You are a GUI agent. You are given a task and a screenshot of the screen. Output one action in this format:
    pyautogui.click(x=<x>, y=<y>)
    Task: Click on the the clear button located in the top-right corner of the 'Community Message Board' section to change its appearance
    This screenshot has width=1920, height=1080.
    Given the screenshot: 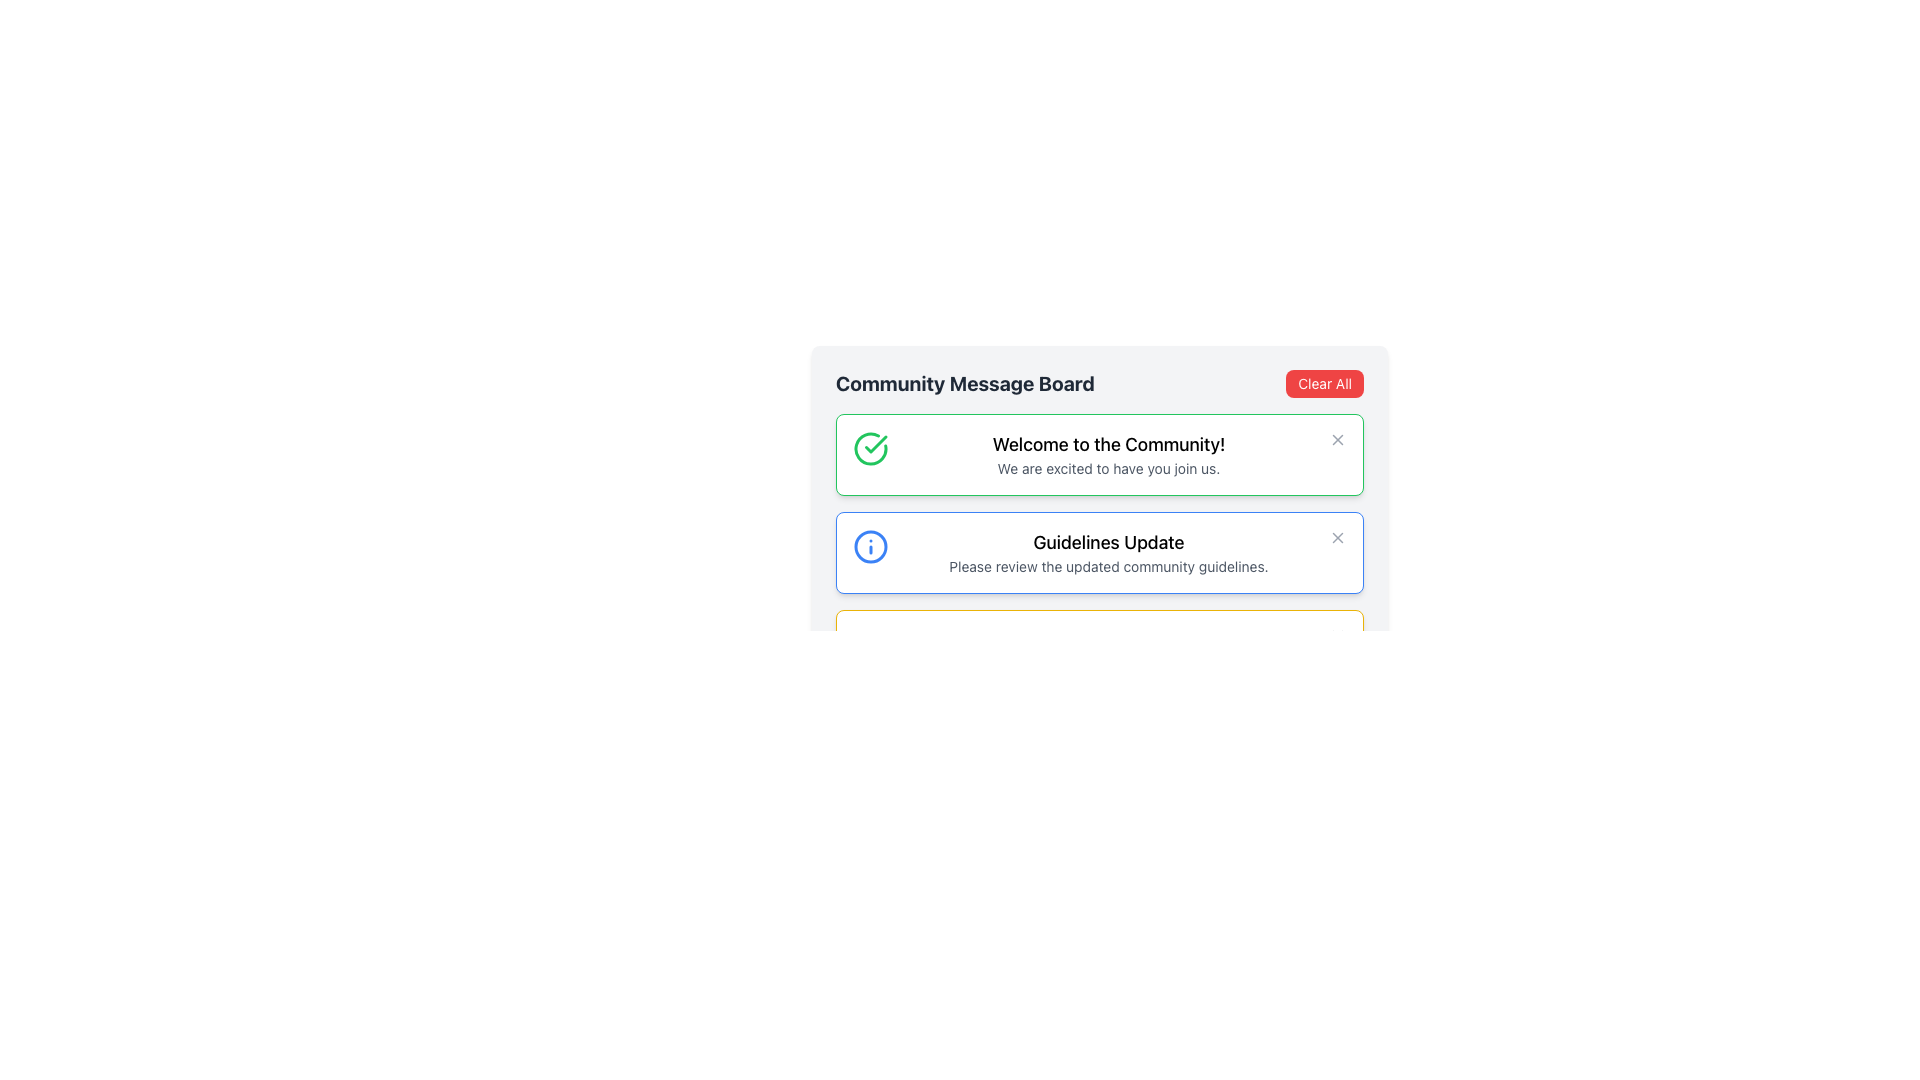 What is the action you would take?
    pyautogui.click(x=1325, y=384)
    